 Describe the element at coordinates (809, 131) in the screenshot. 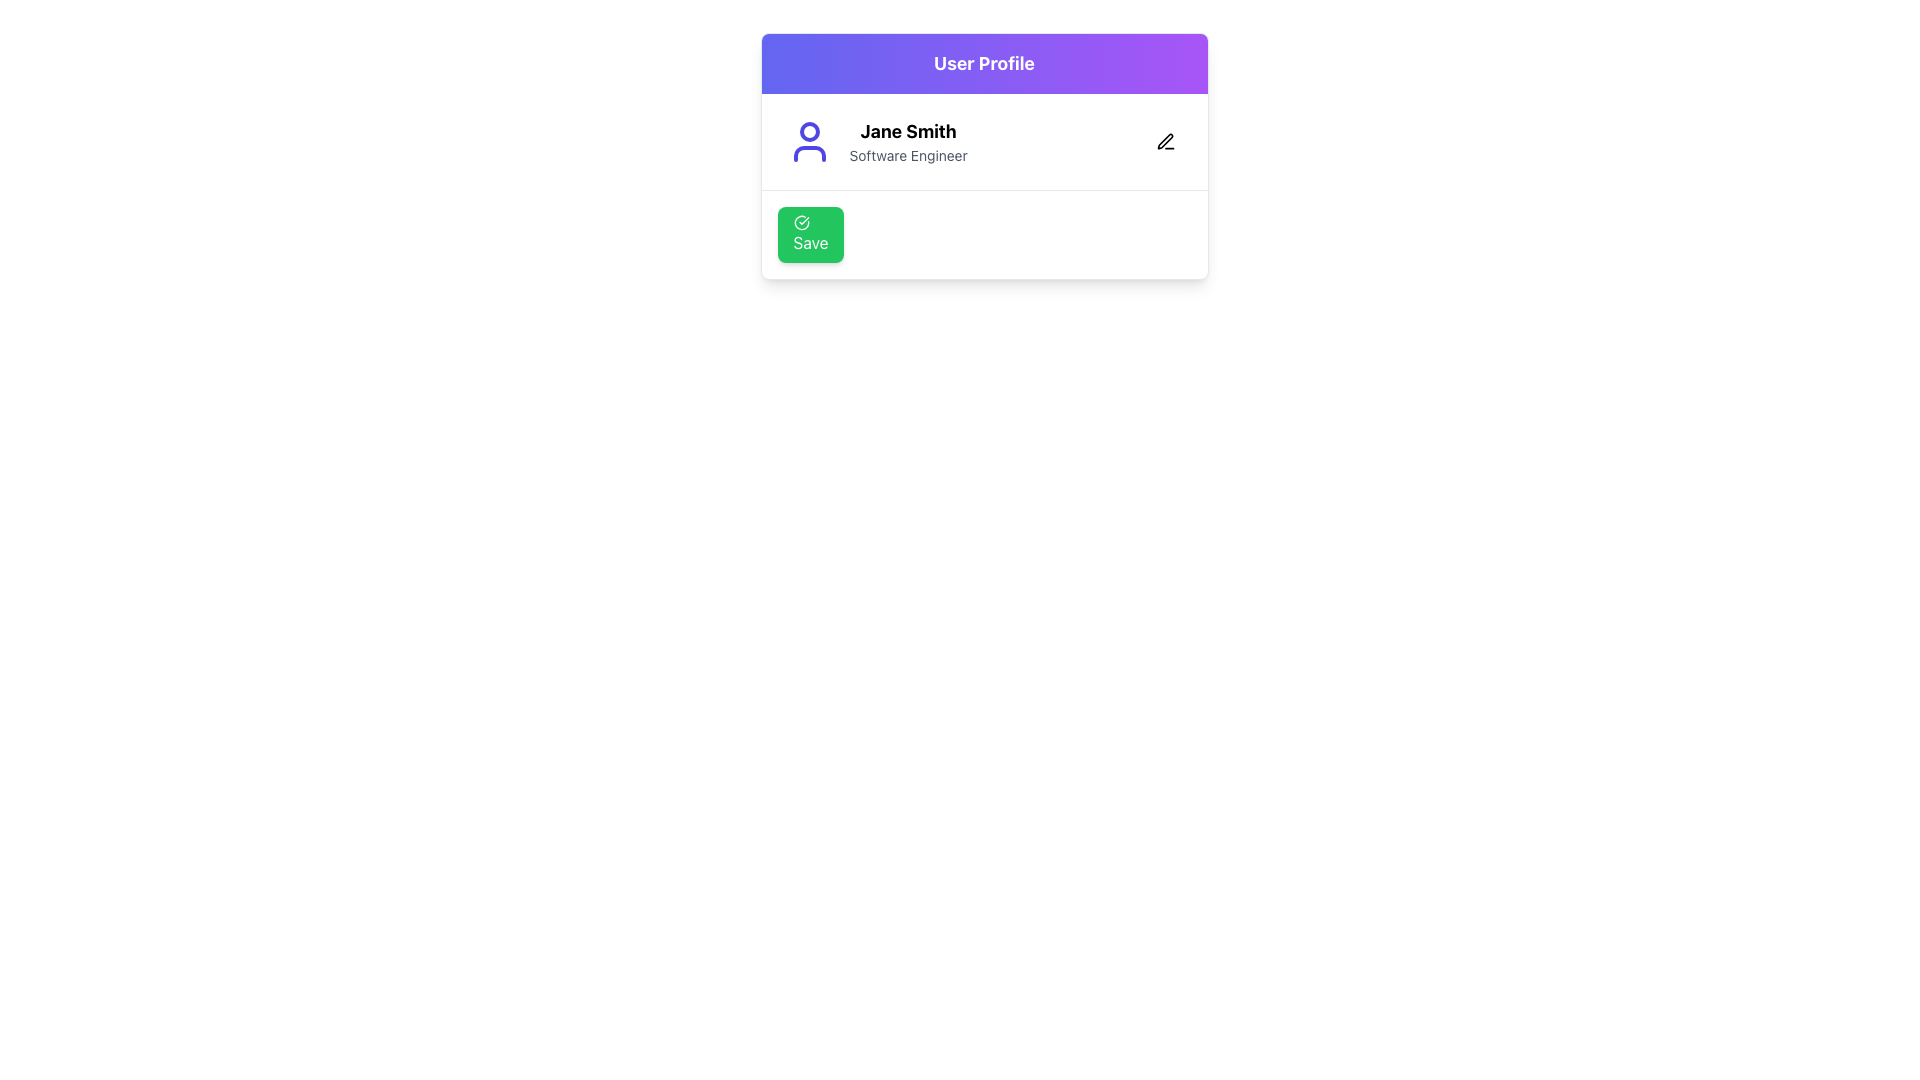

I see `the circular graphic element that is positioned at the center of the user's avatar icon, located above the user name label and to the left of the edit icon` at that location.